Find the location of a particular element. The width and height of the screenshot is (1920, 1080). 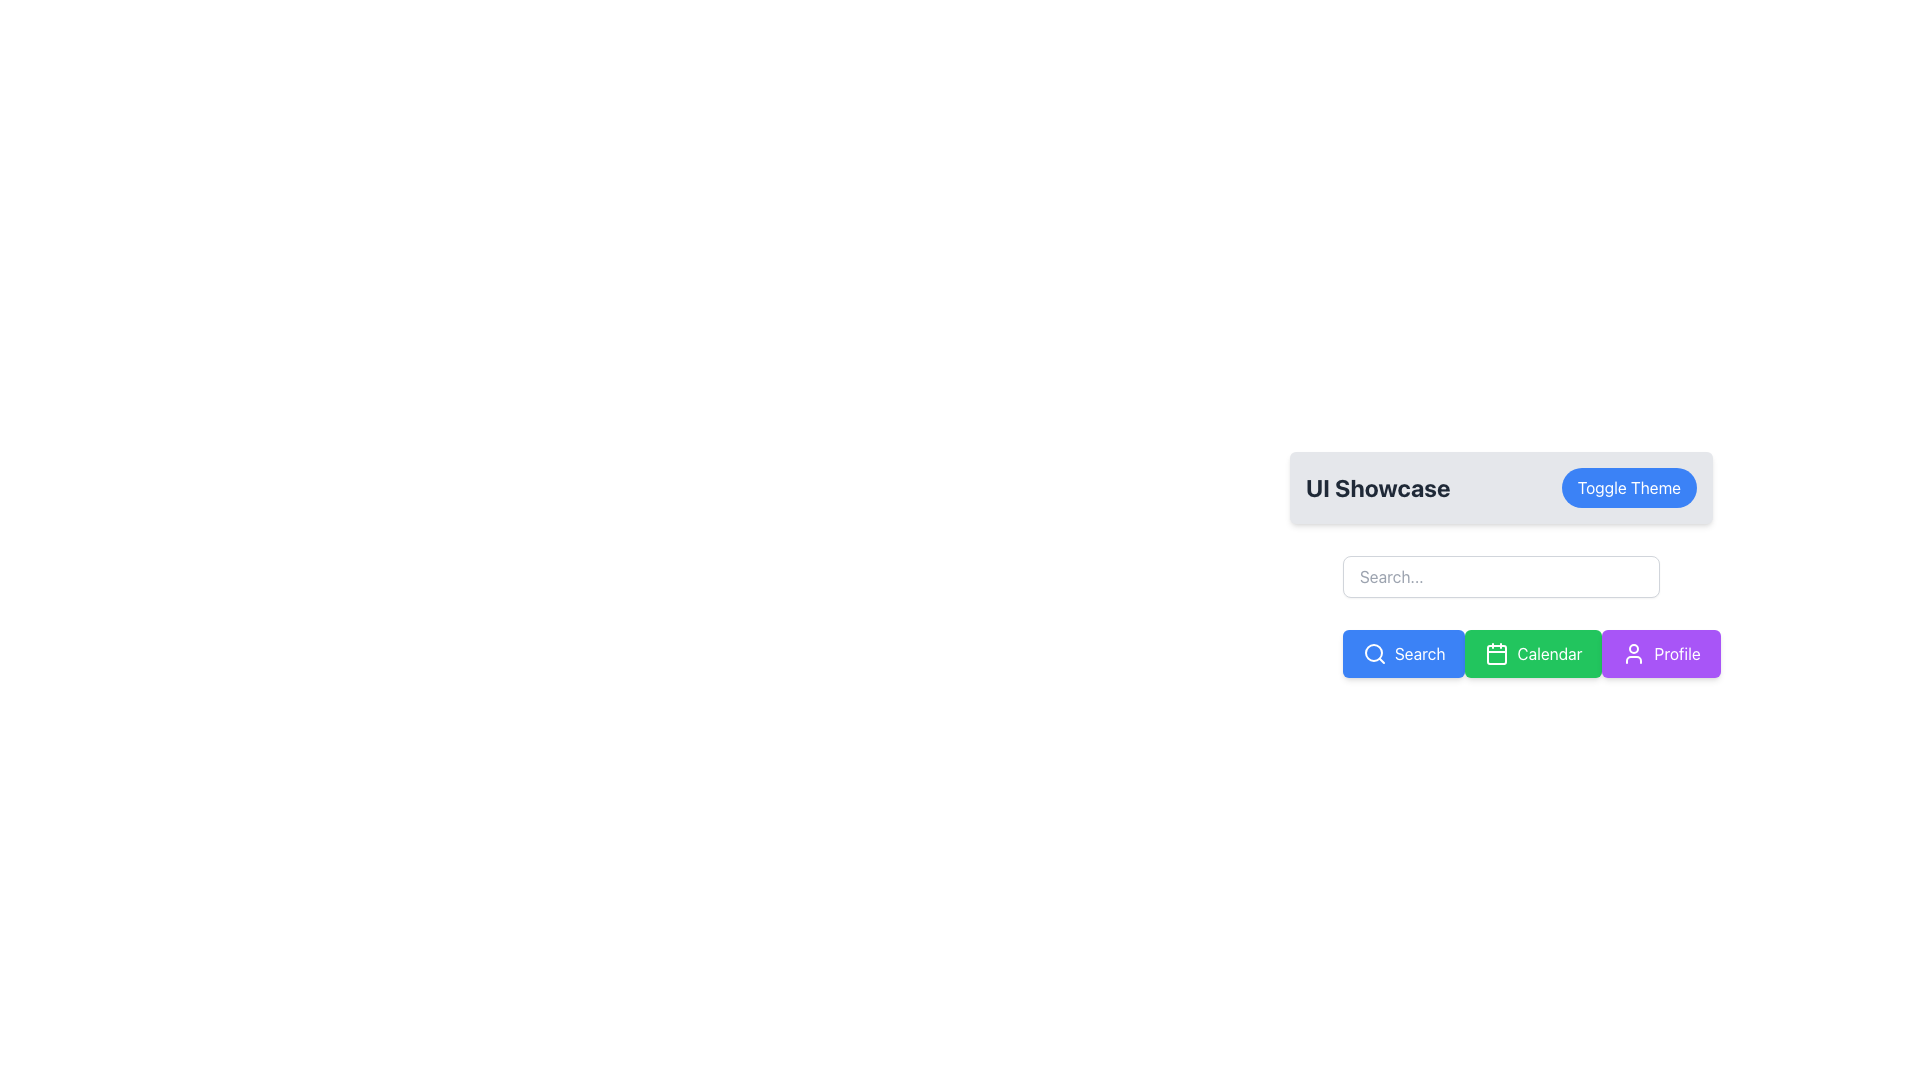

the calendar button, which is the second button in a series of three buttons located beneath the search input field is located at coordinates (1501, 654).